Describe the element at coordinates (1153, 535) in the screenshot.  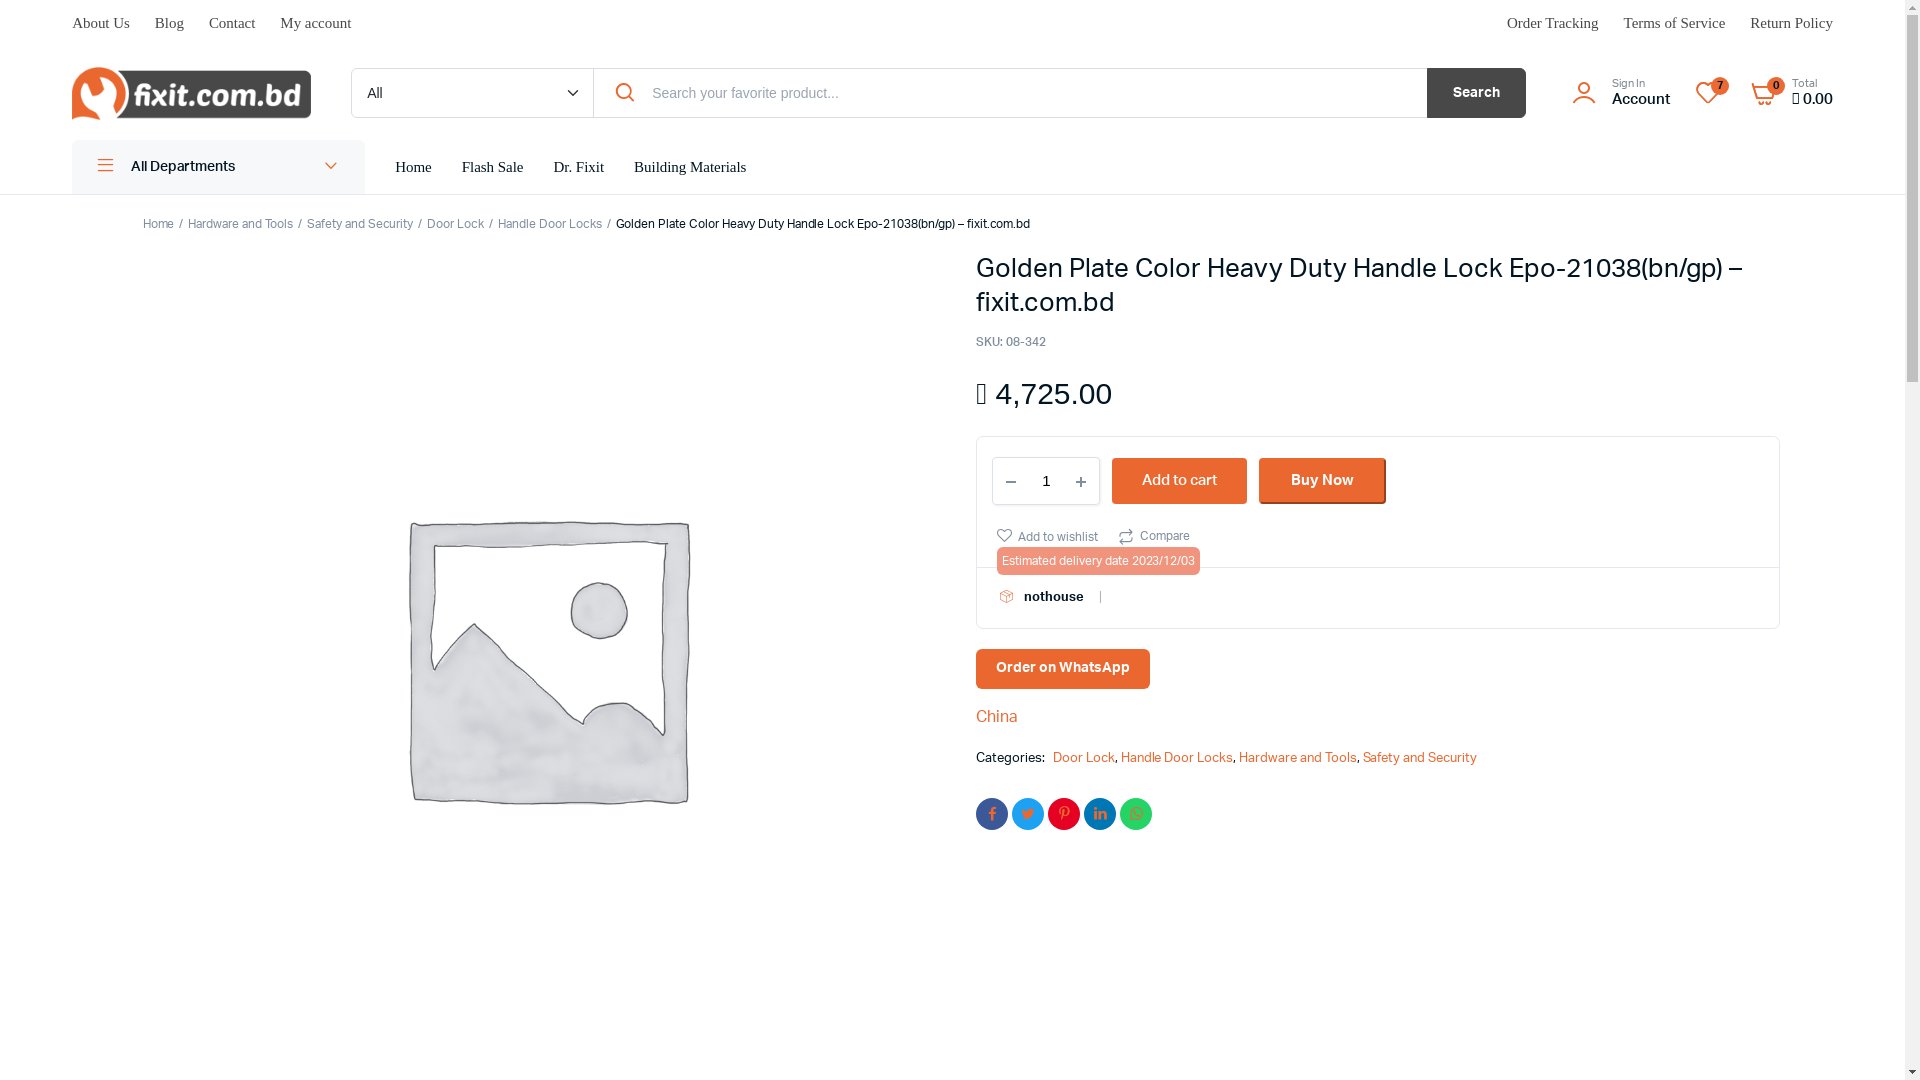
I see `'Compare'` at that location.